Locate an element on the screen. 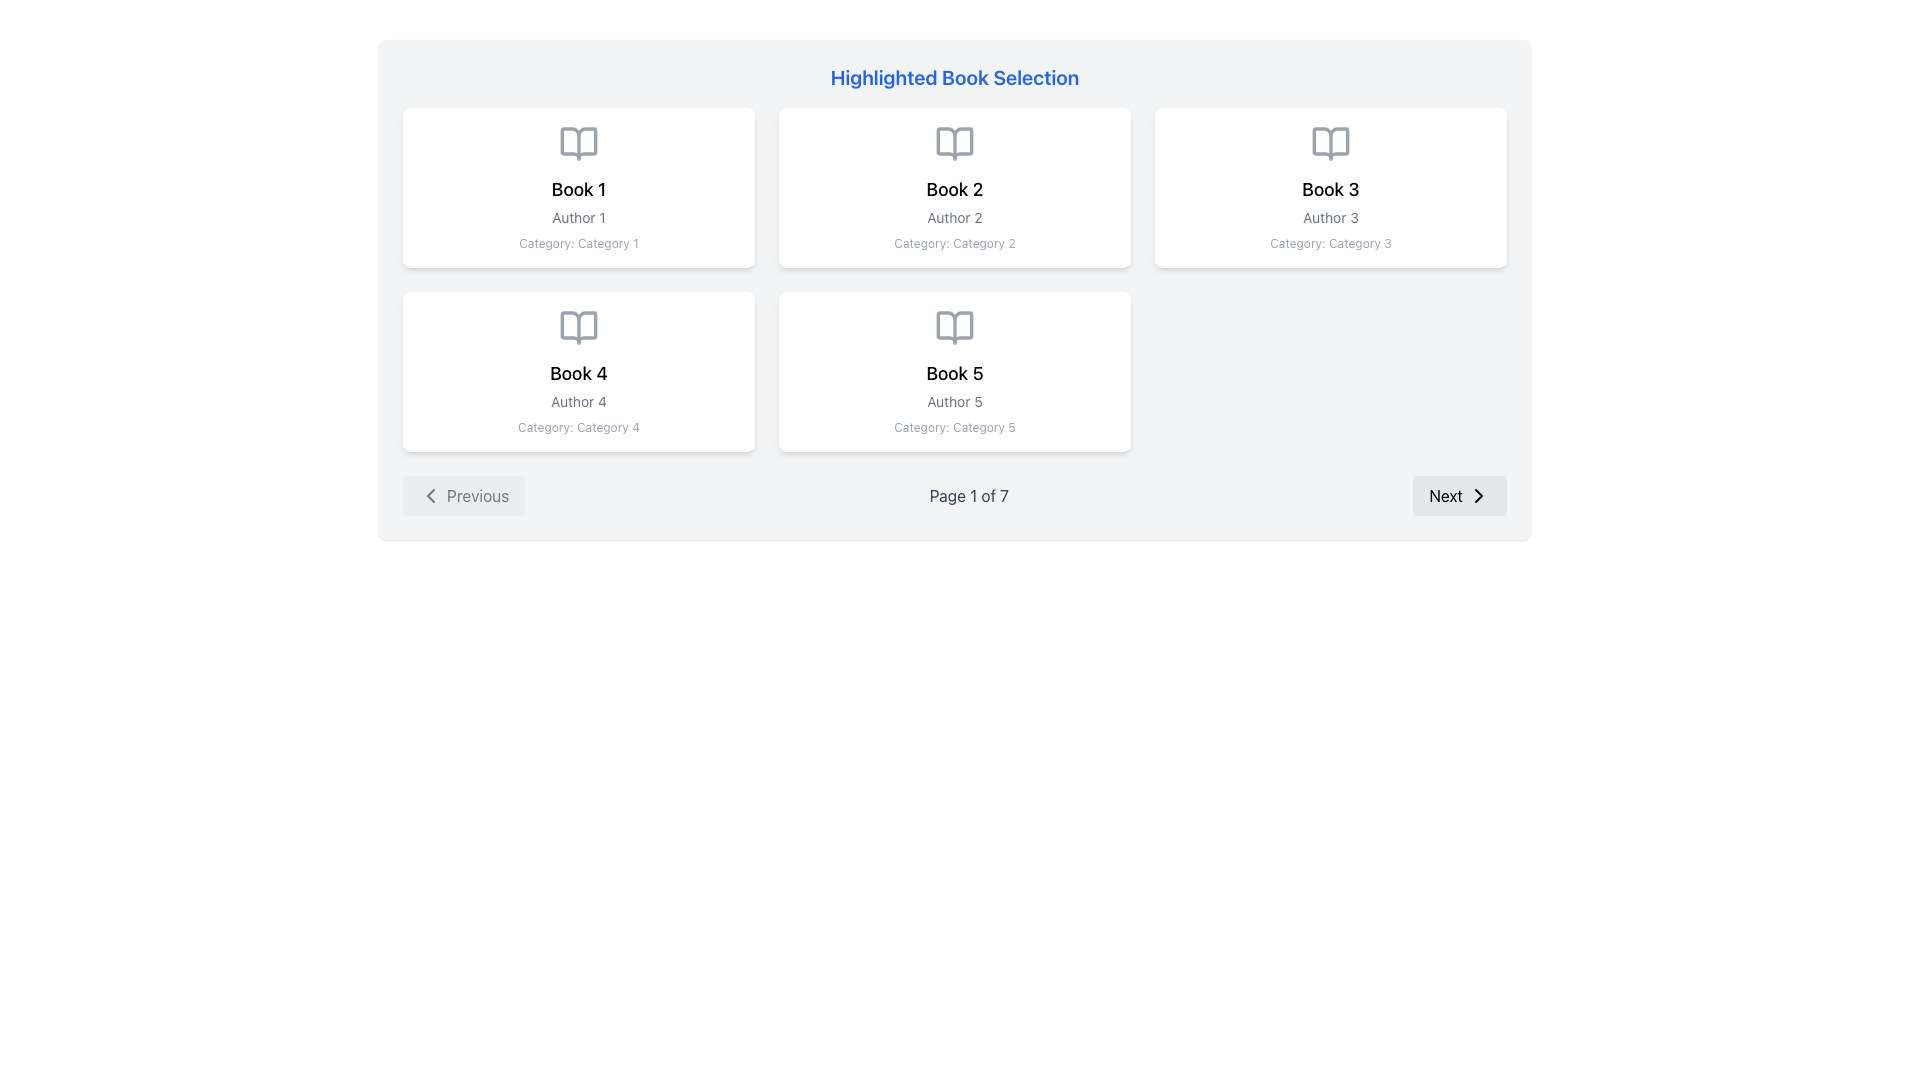 The width and height of the screenshot is (1920, 1080). the Text Label that serves as the title of the central book in the first row of a grid layout, positioned above the author and category information and below the book icon is located at coordinates (954, 189).